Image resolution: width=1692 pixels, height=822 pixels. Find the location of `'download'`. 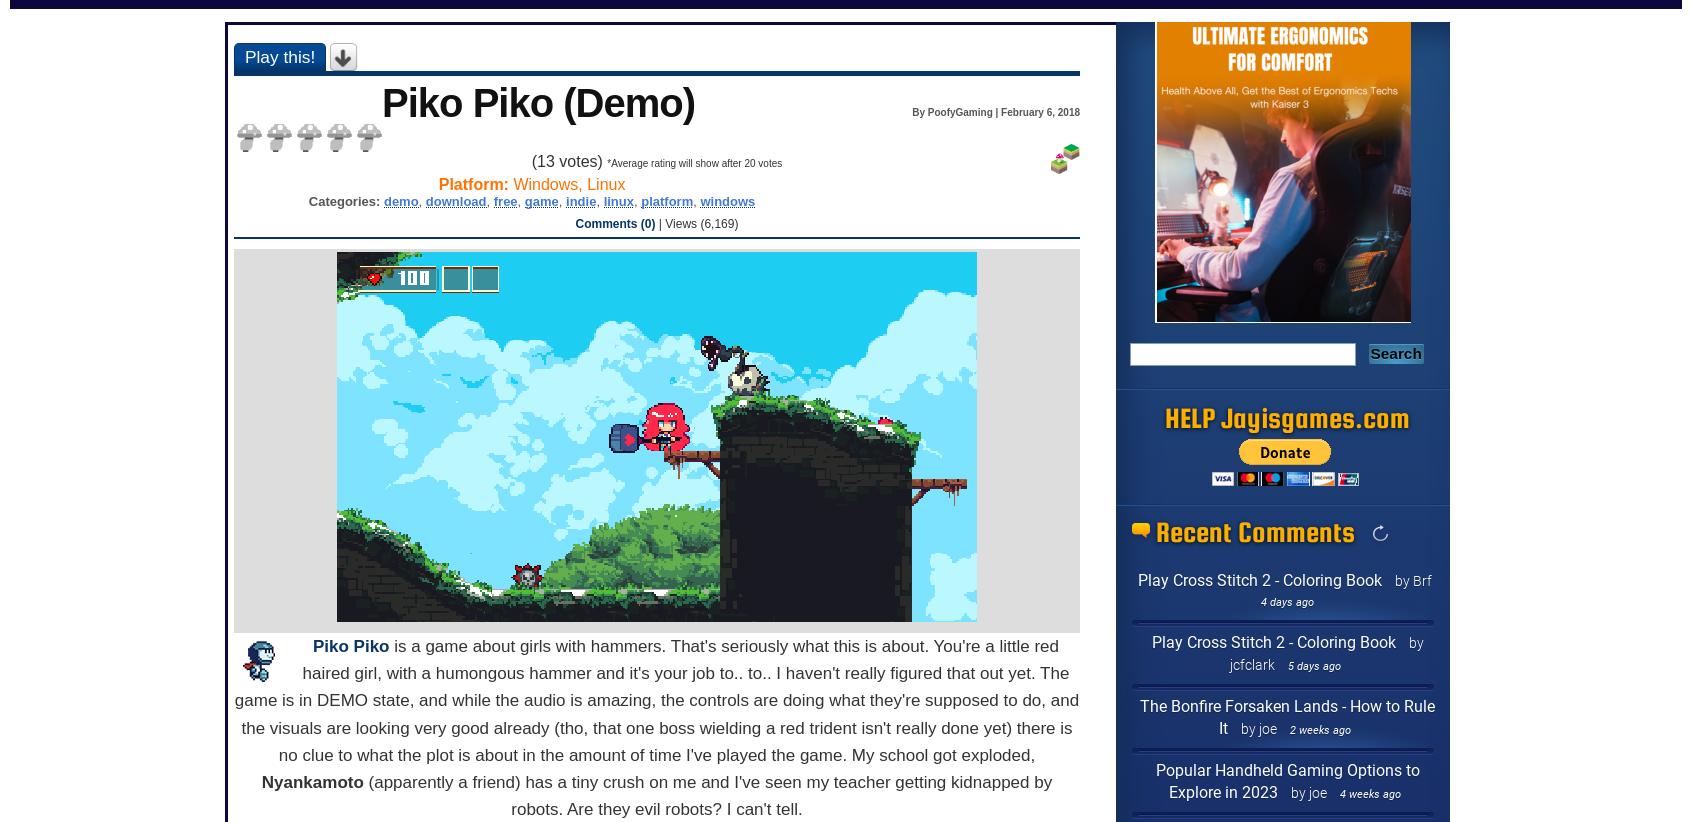

'download' is located at coordinates (454, 199).